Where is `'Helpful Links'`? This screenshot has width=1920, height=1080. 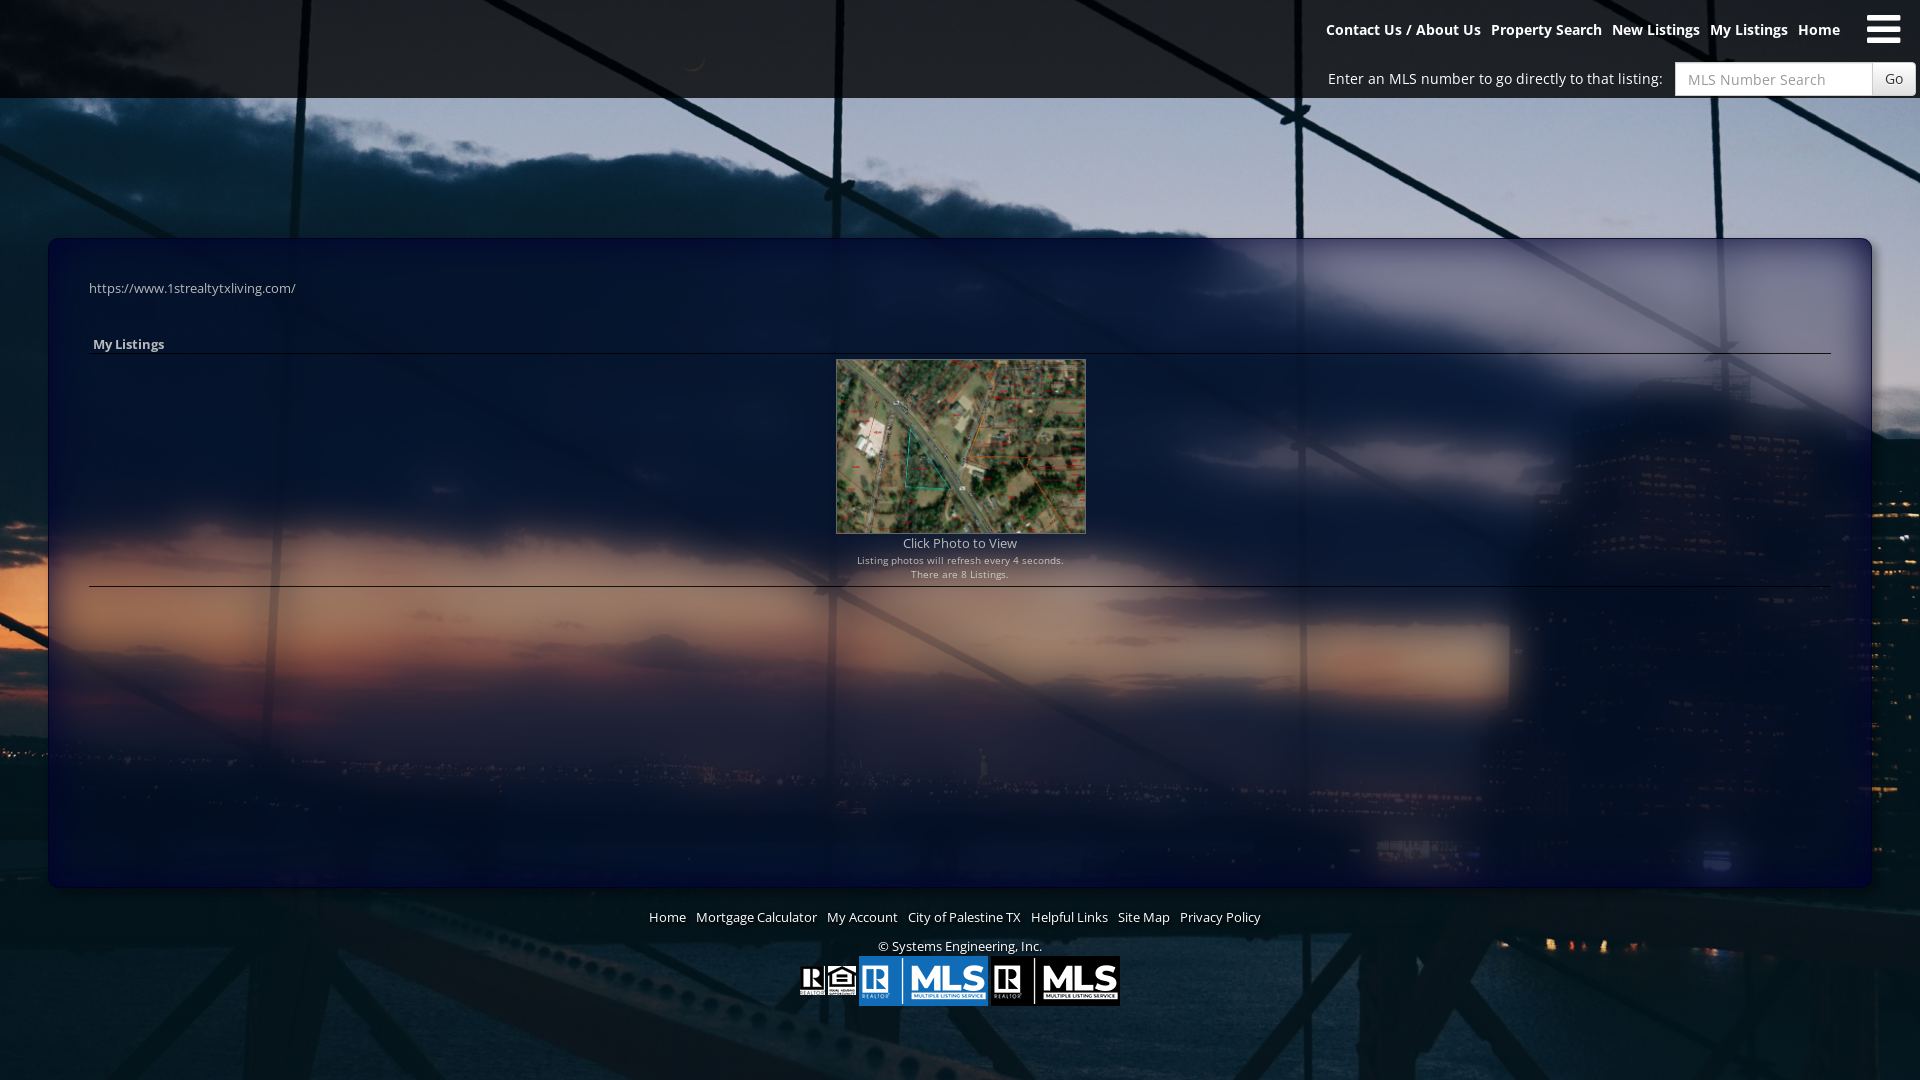 'Helpful Links' is located at coordinates (1031, 917).